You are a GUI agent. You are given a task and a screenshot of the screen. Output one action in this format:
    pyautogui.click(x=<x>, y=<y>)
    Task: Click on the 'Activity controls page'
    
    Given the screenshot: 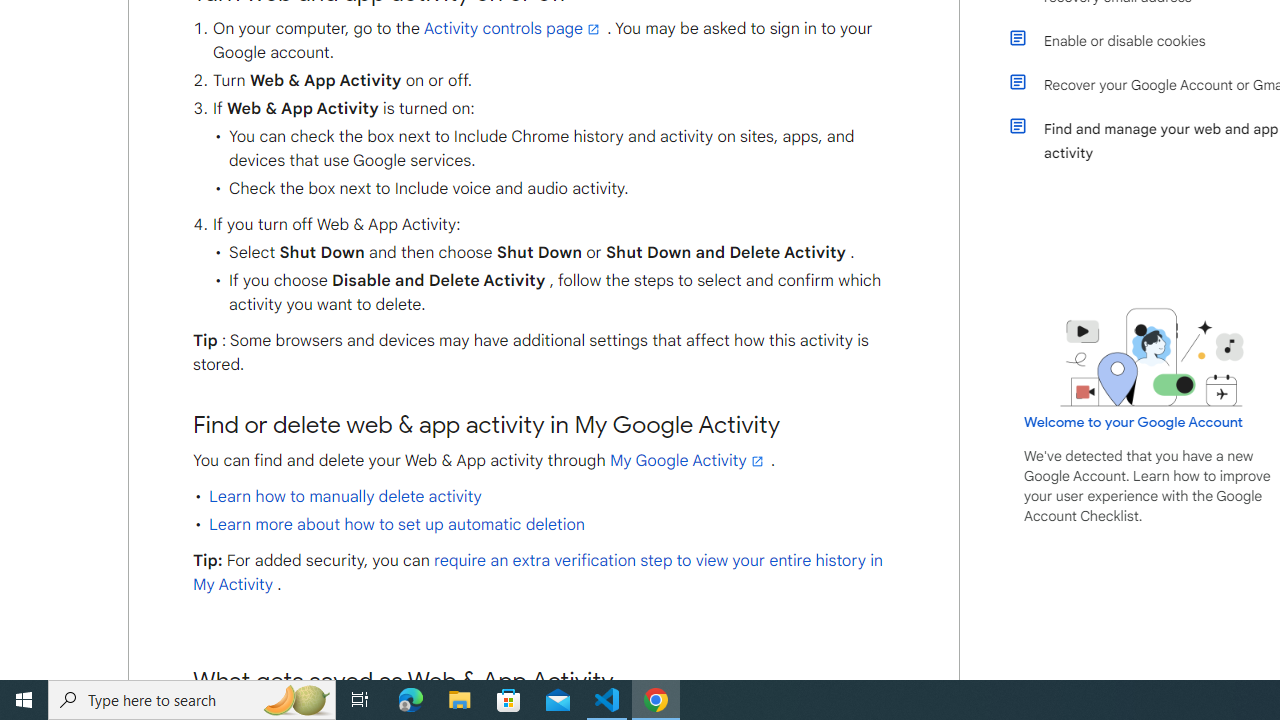 What is the action you would take?
    pyautogui.click(x=513, y=28)
    